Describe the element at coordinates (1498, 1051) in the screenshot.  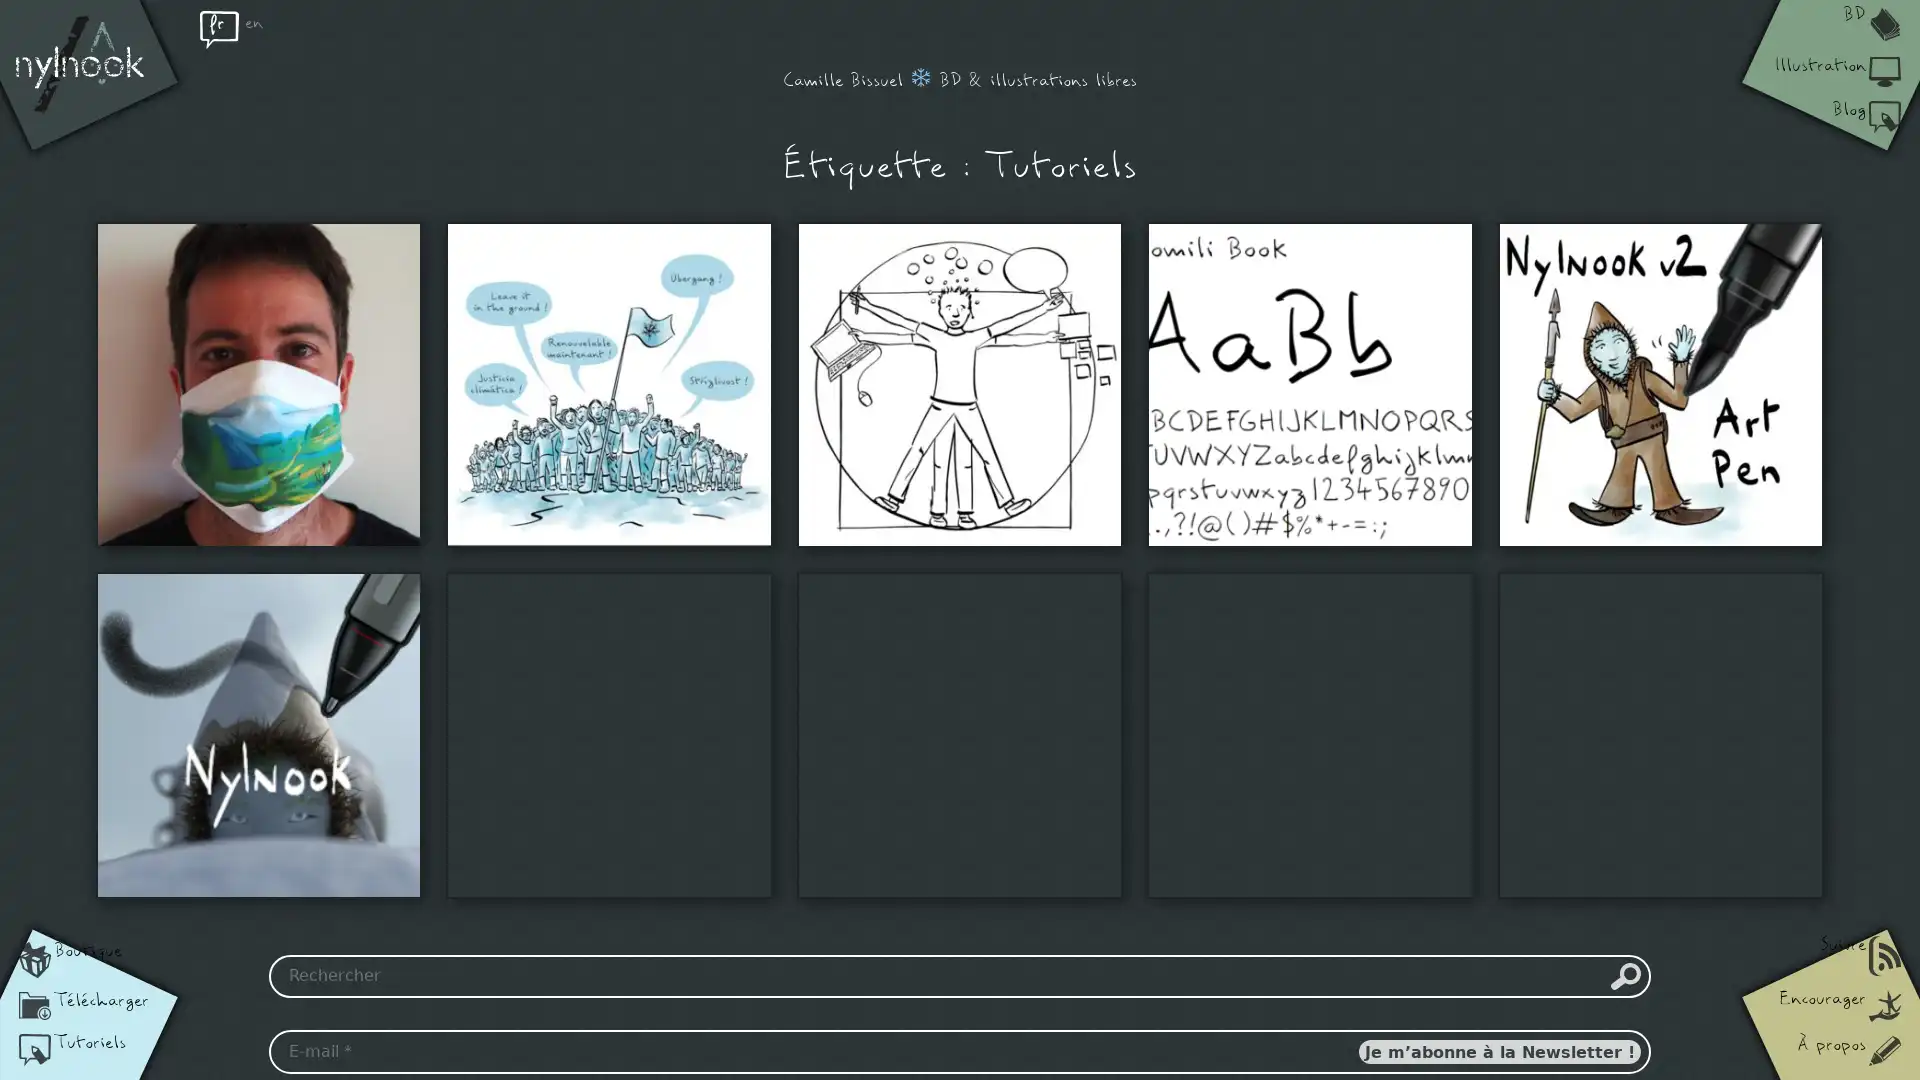
I see `Je mabonne a la Newsletter !` at that location.